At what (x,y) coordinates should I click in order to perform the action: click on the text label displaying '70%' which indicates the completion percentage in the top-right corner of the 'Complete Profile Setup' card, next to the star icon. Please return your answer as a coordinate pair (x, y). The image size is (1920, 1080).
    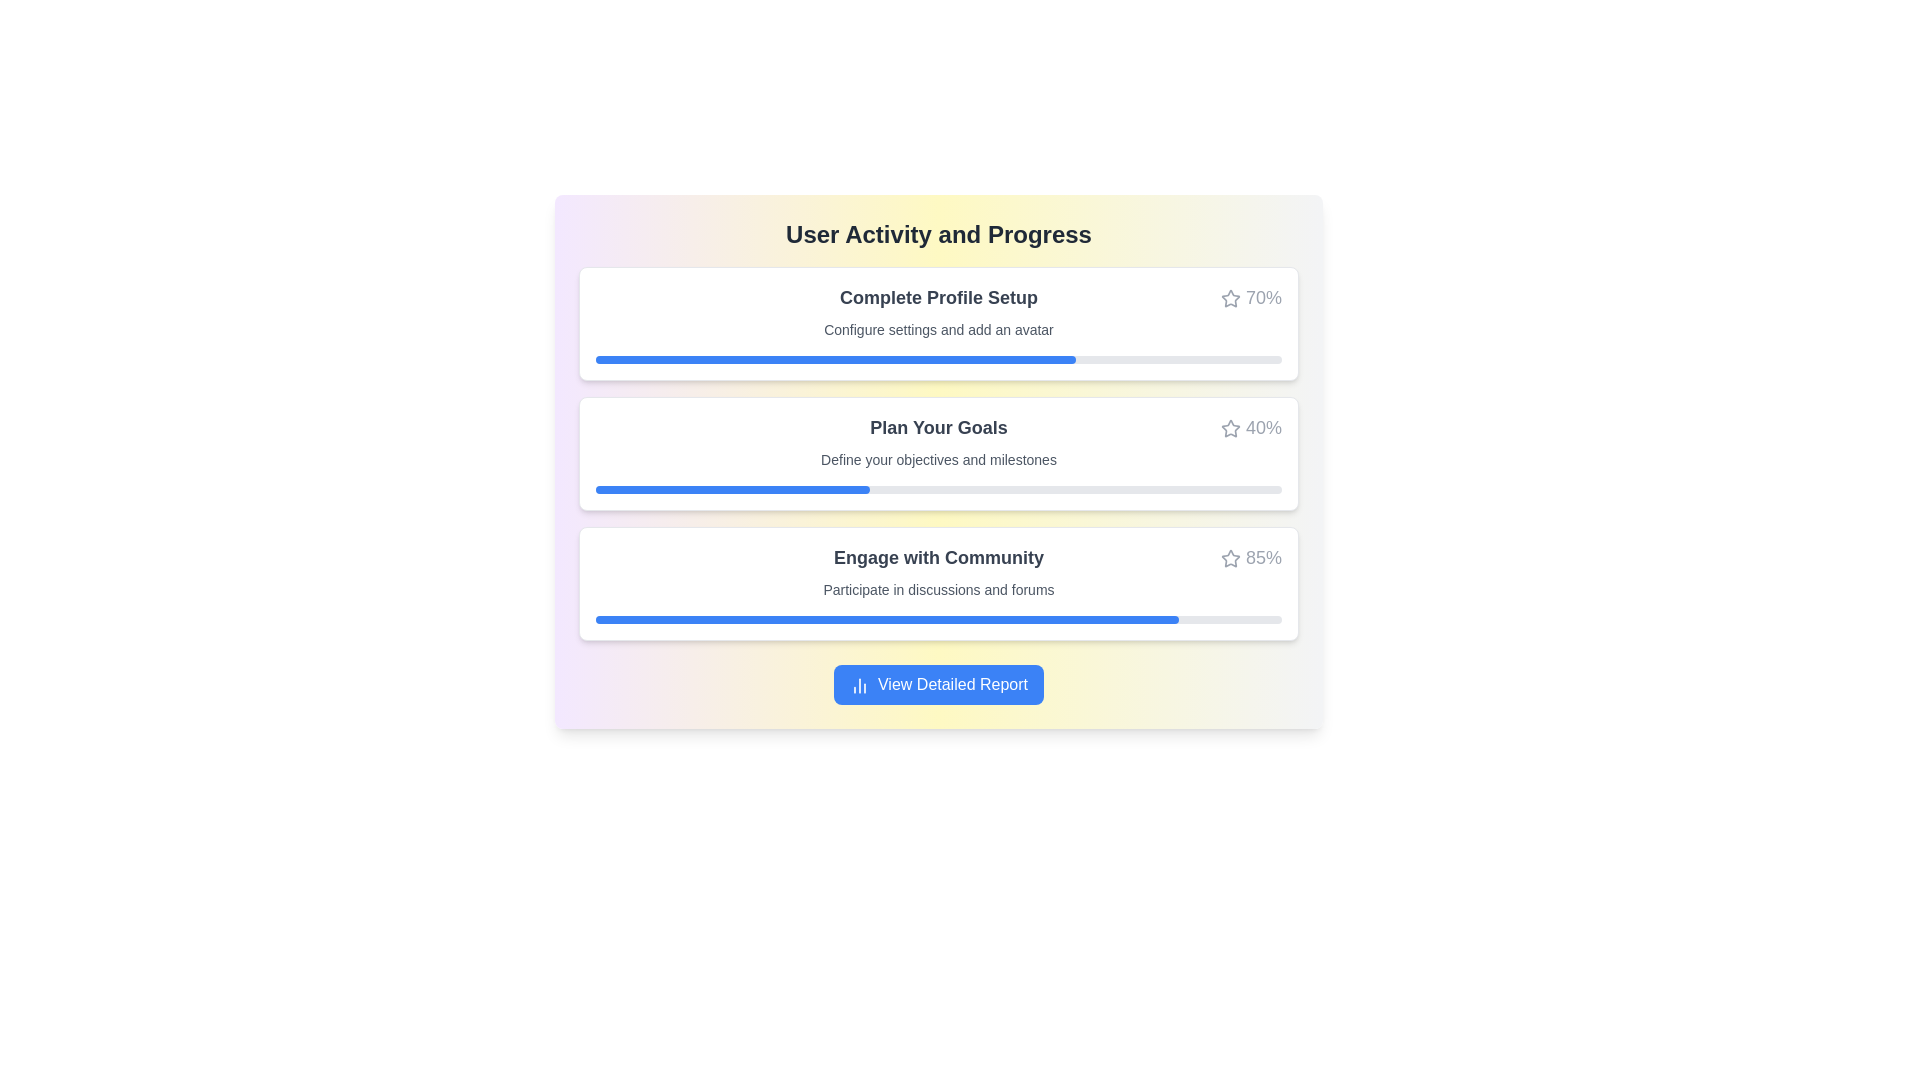
    Looking at the image, I should click on (1250, 297).